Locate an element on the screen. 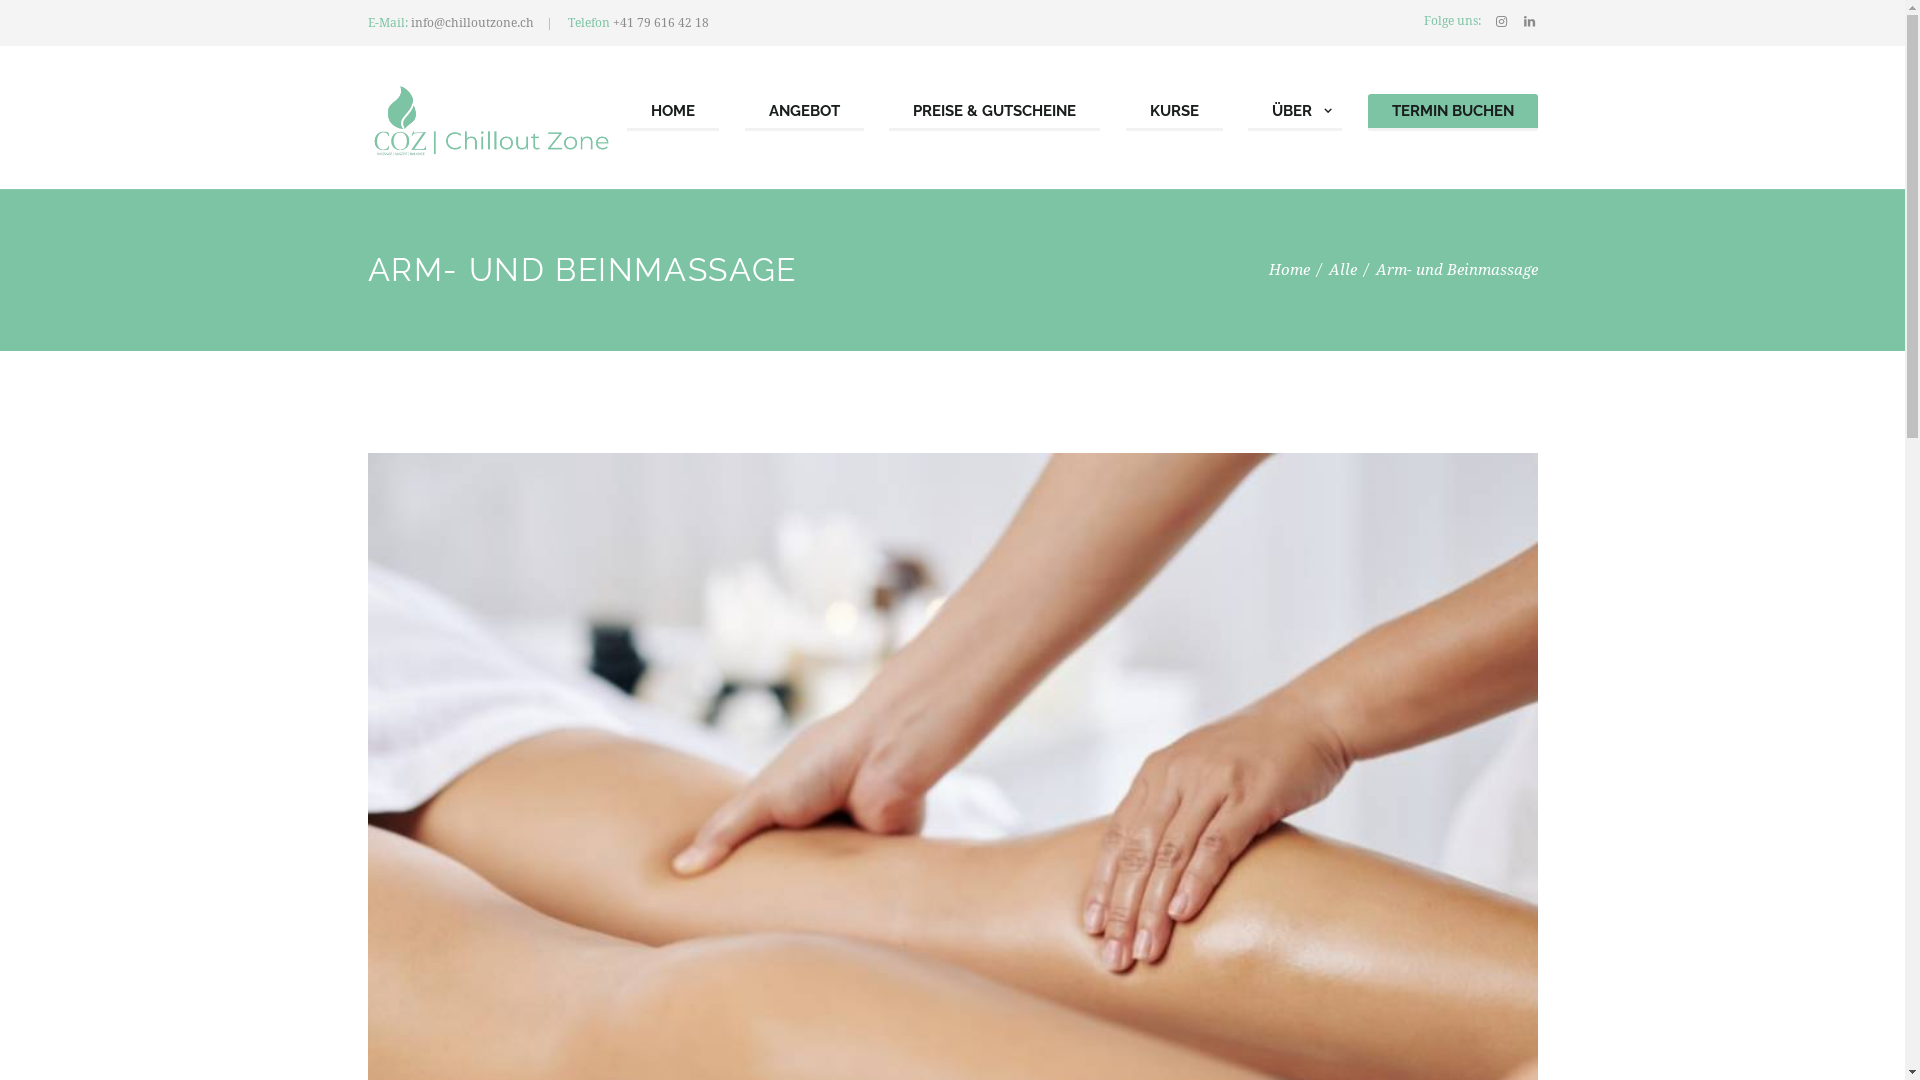 This screenshot has width=1920, height=1080. '+41 79 616 42 18' is located at coordinates (660, 23).